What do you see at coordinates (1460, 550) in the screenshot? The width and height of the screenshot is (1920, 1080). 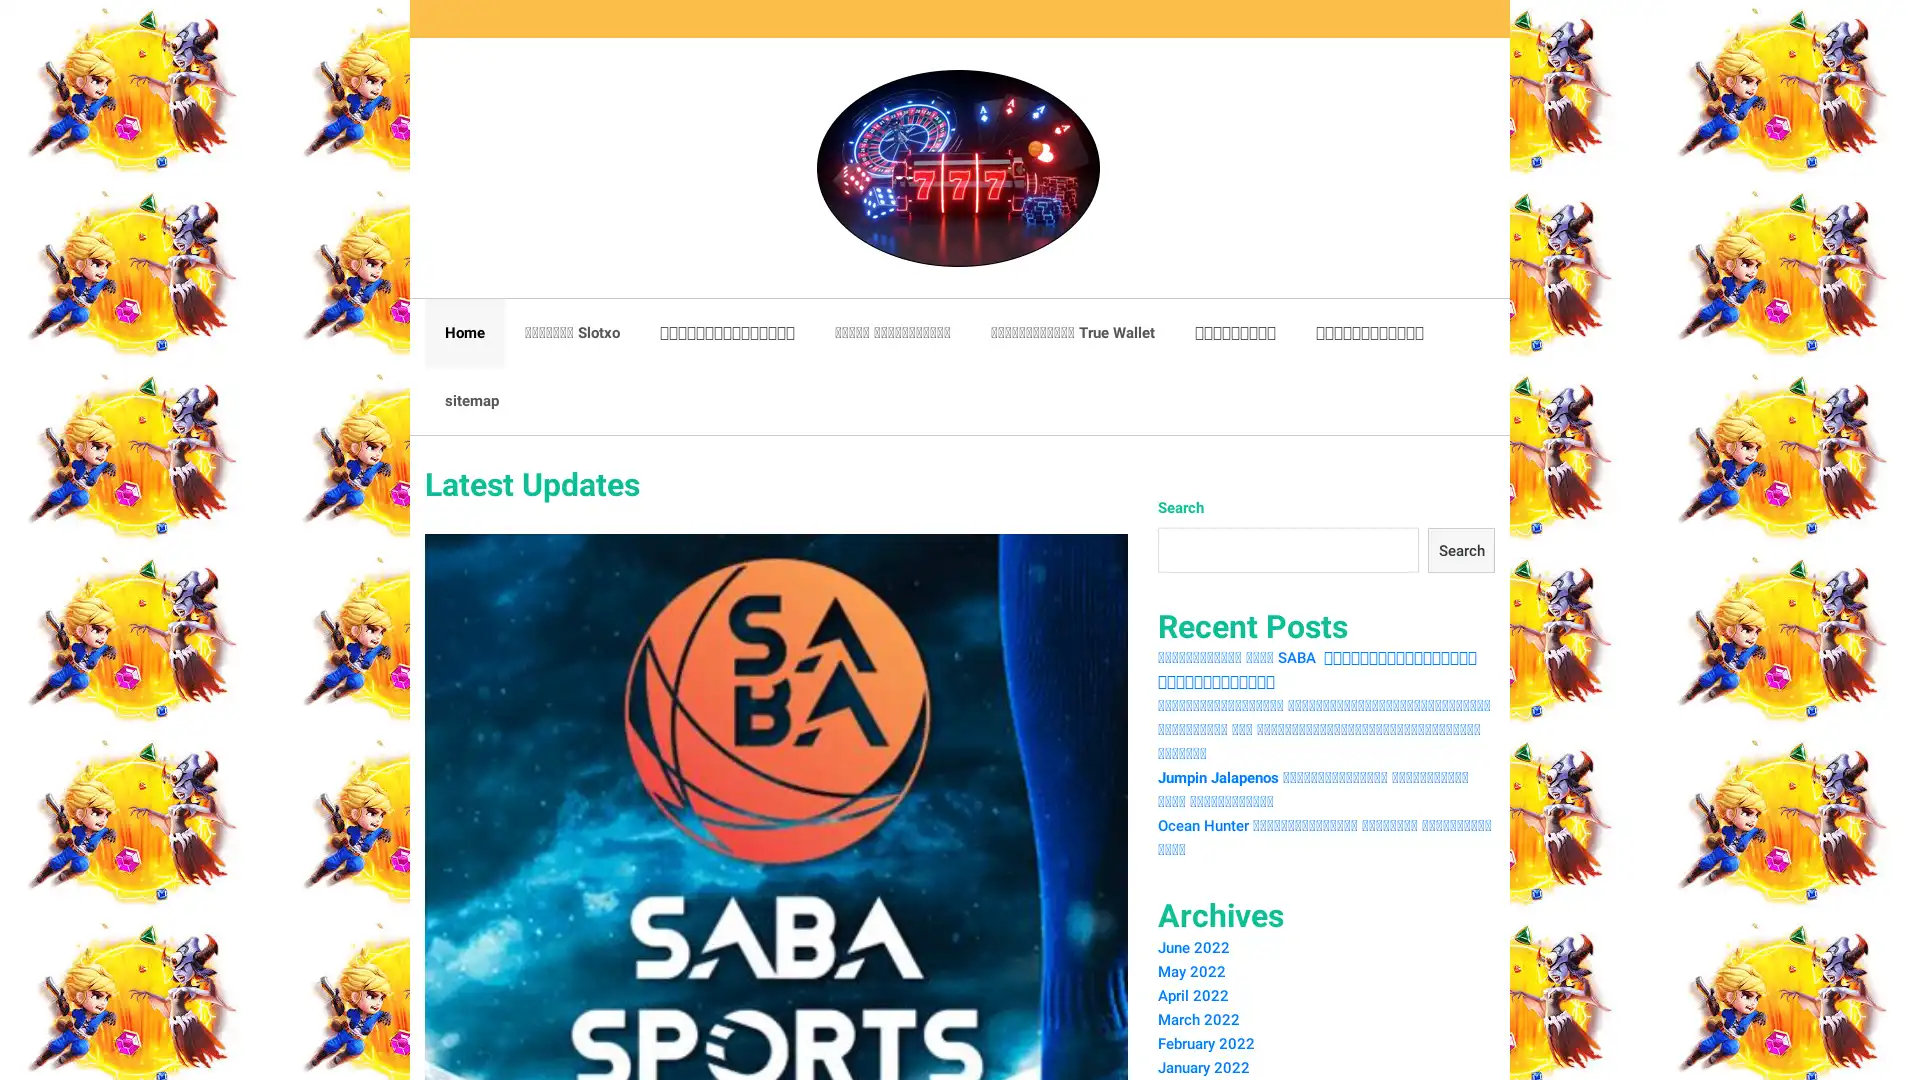 I see `Search` at bounding box center [1460, 550].